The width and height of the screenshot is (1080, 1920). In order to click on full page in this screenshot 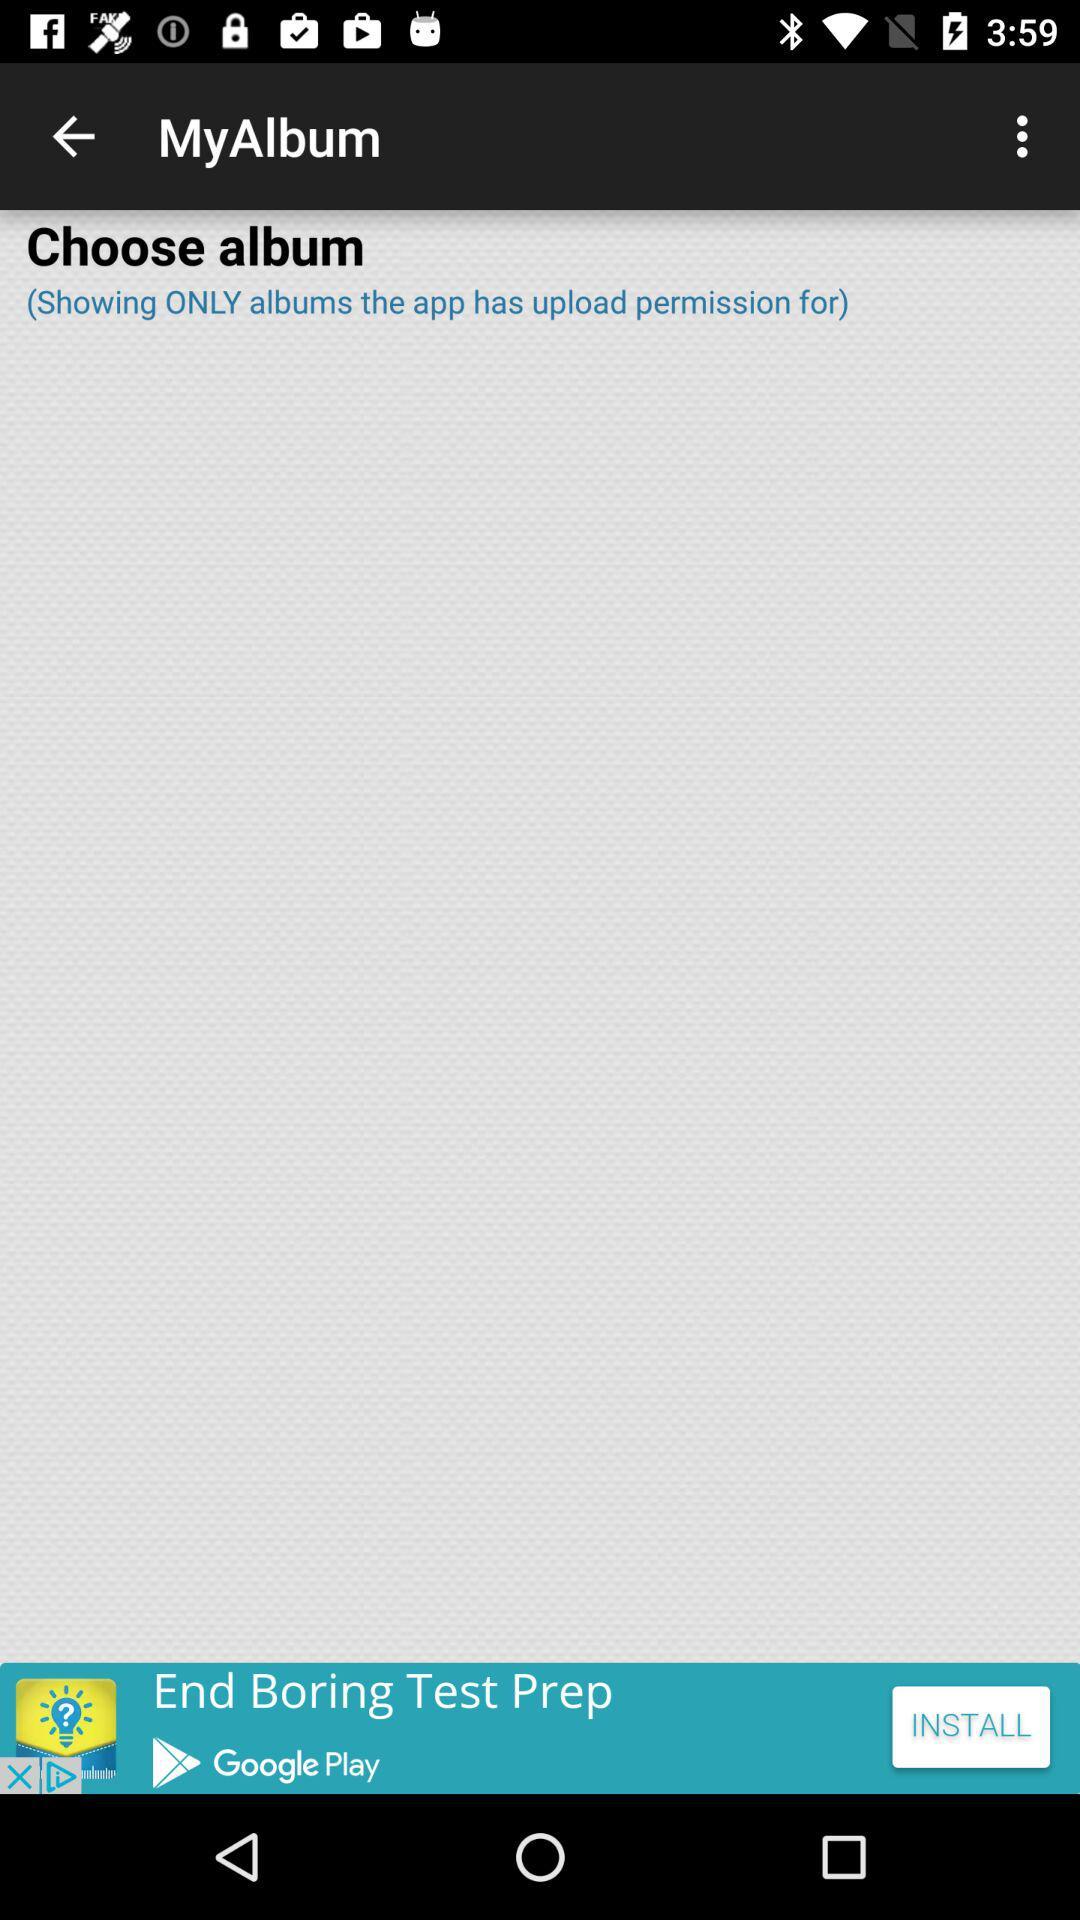, I will do `click(540, 1005)`.